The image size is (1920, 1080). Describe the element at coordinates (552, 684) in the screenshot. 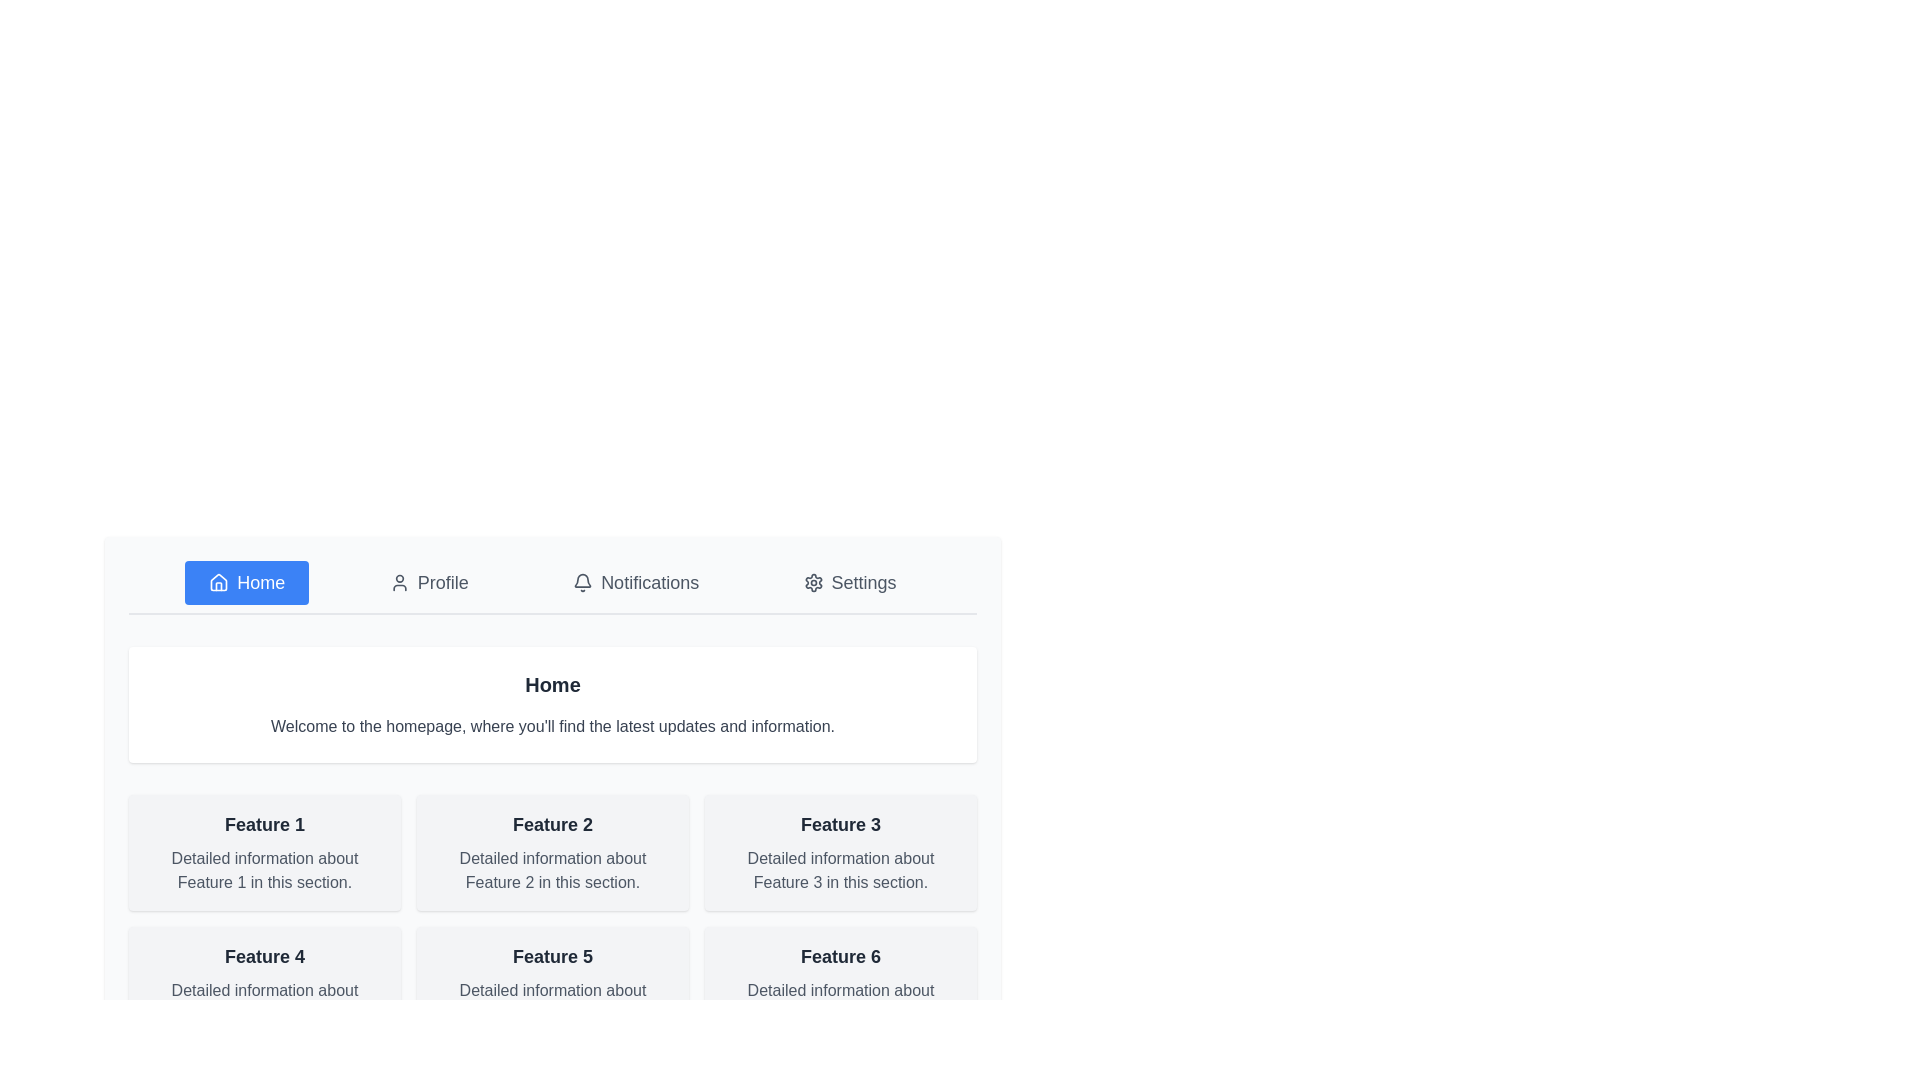

I see `the 'Home' text component, which is styled with a larger font size and bold weighting, located centrally under the menu options in a white rounded box` at that location.